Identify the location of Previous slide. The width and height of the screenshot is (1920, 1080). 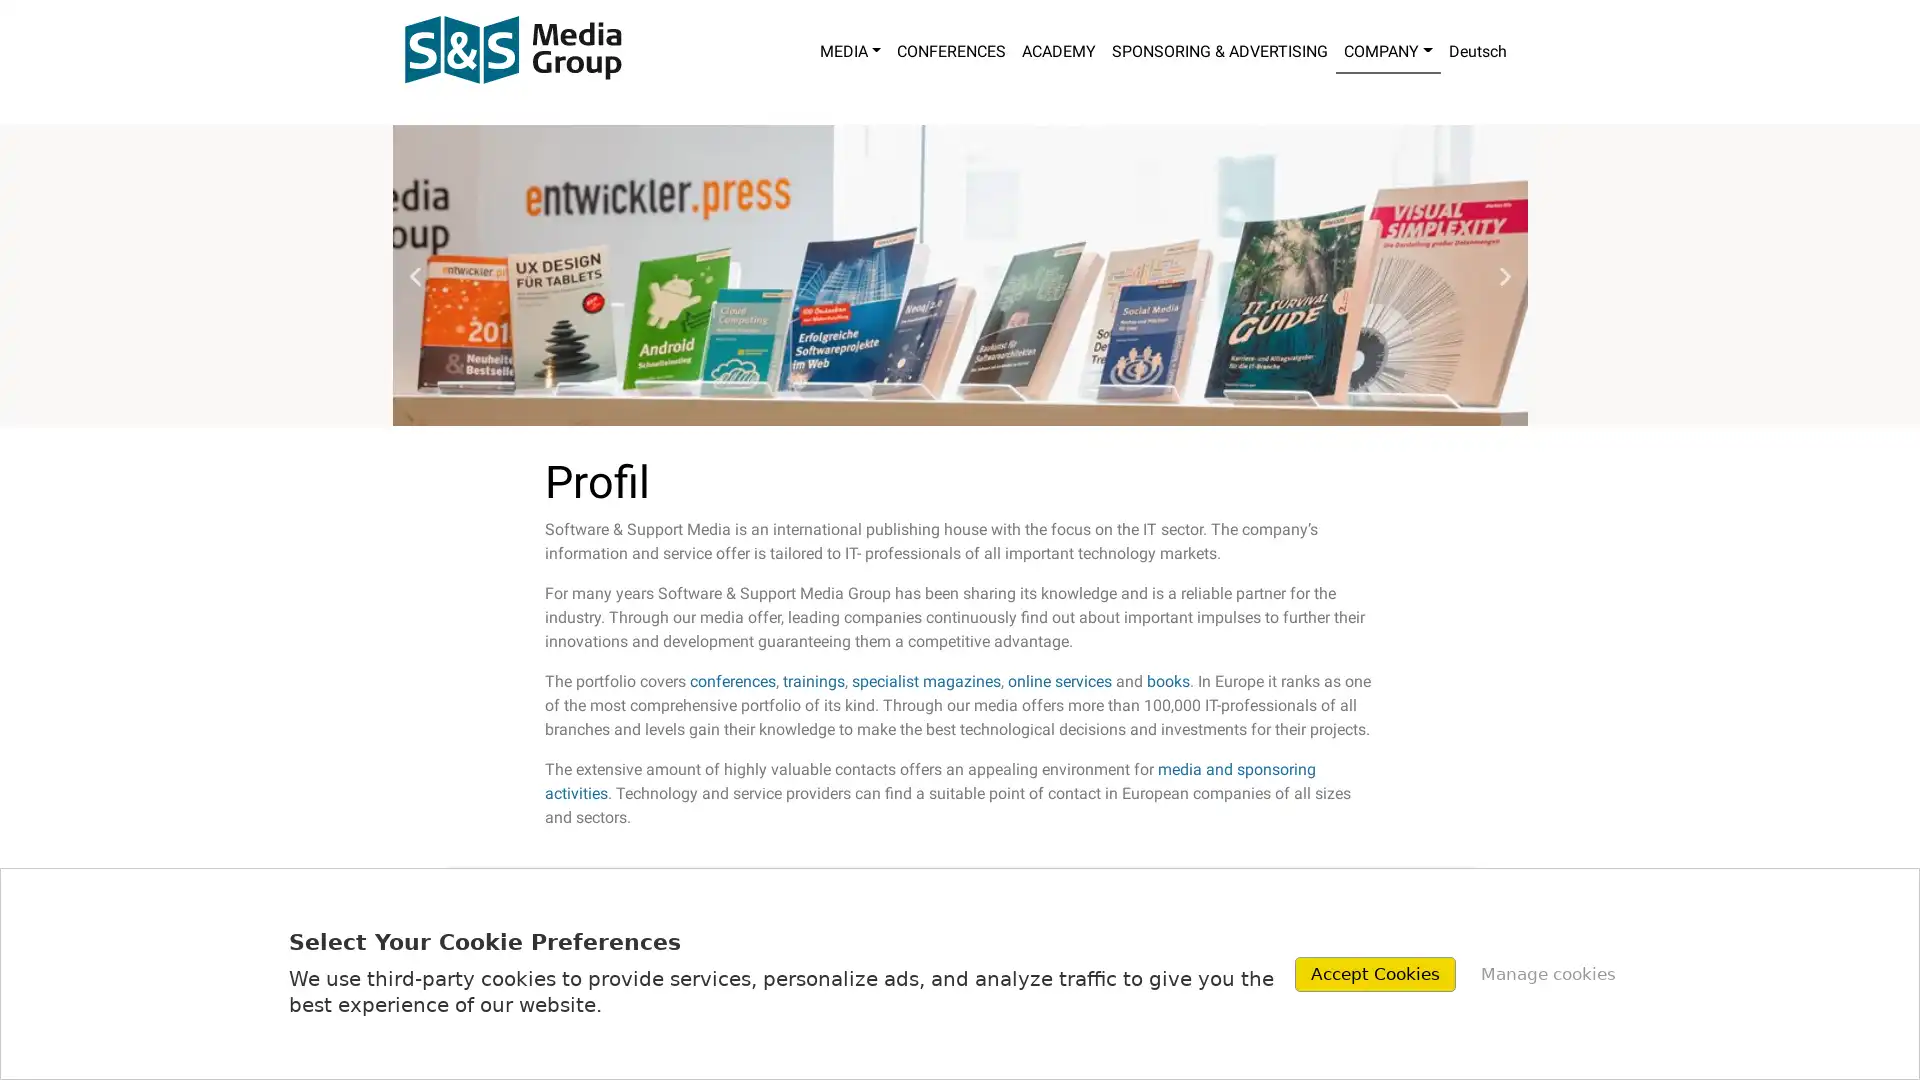
(413, 275).